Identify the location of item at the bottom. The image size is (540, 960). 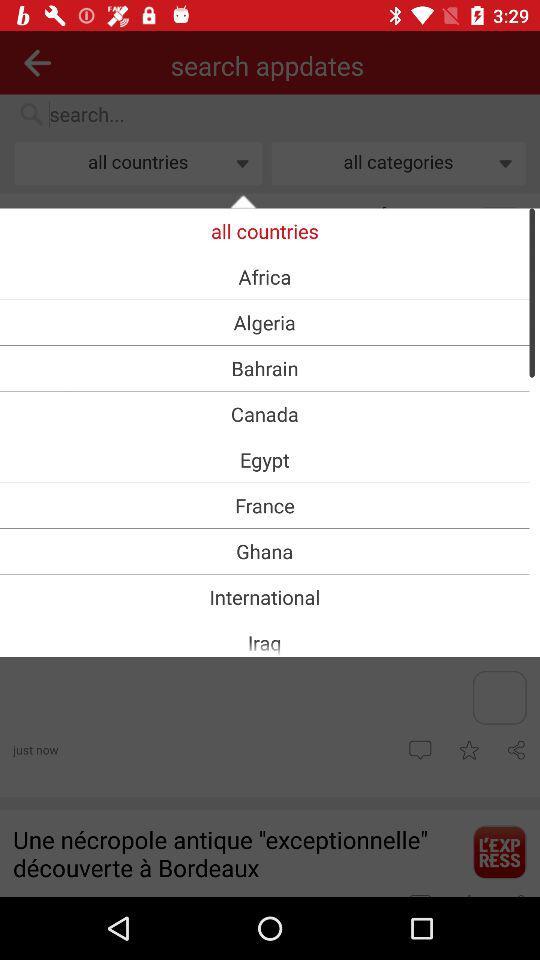
(264, 641).